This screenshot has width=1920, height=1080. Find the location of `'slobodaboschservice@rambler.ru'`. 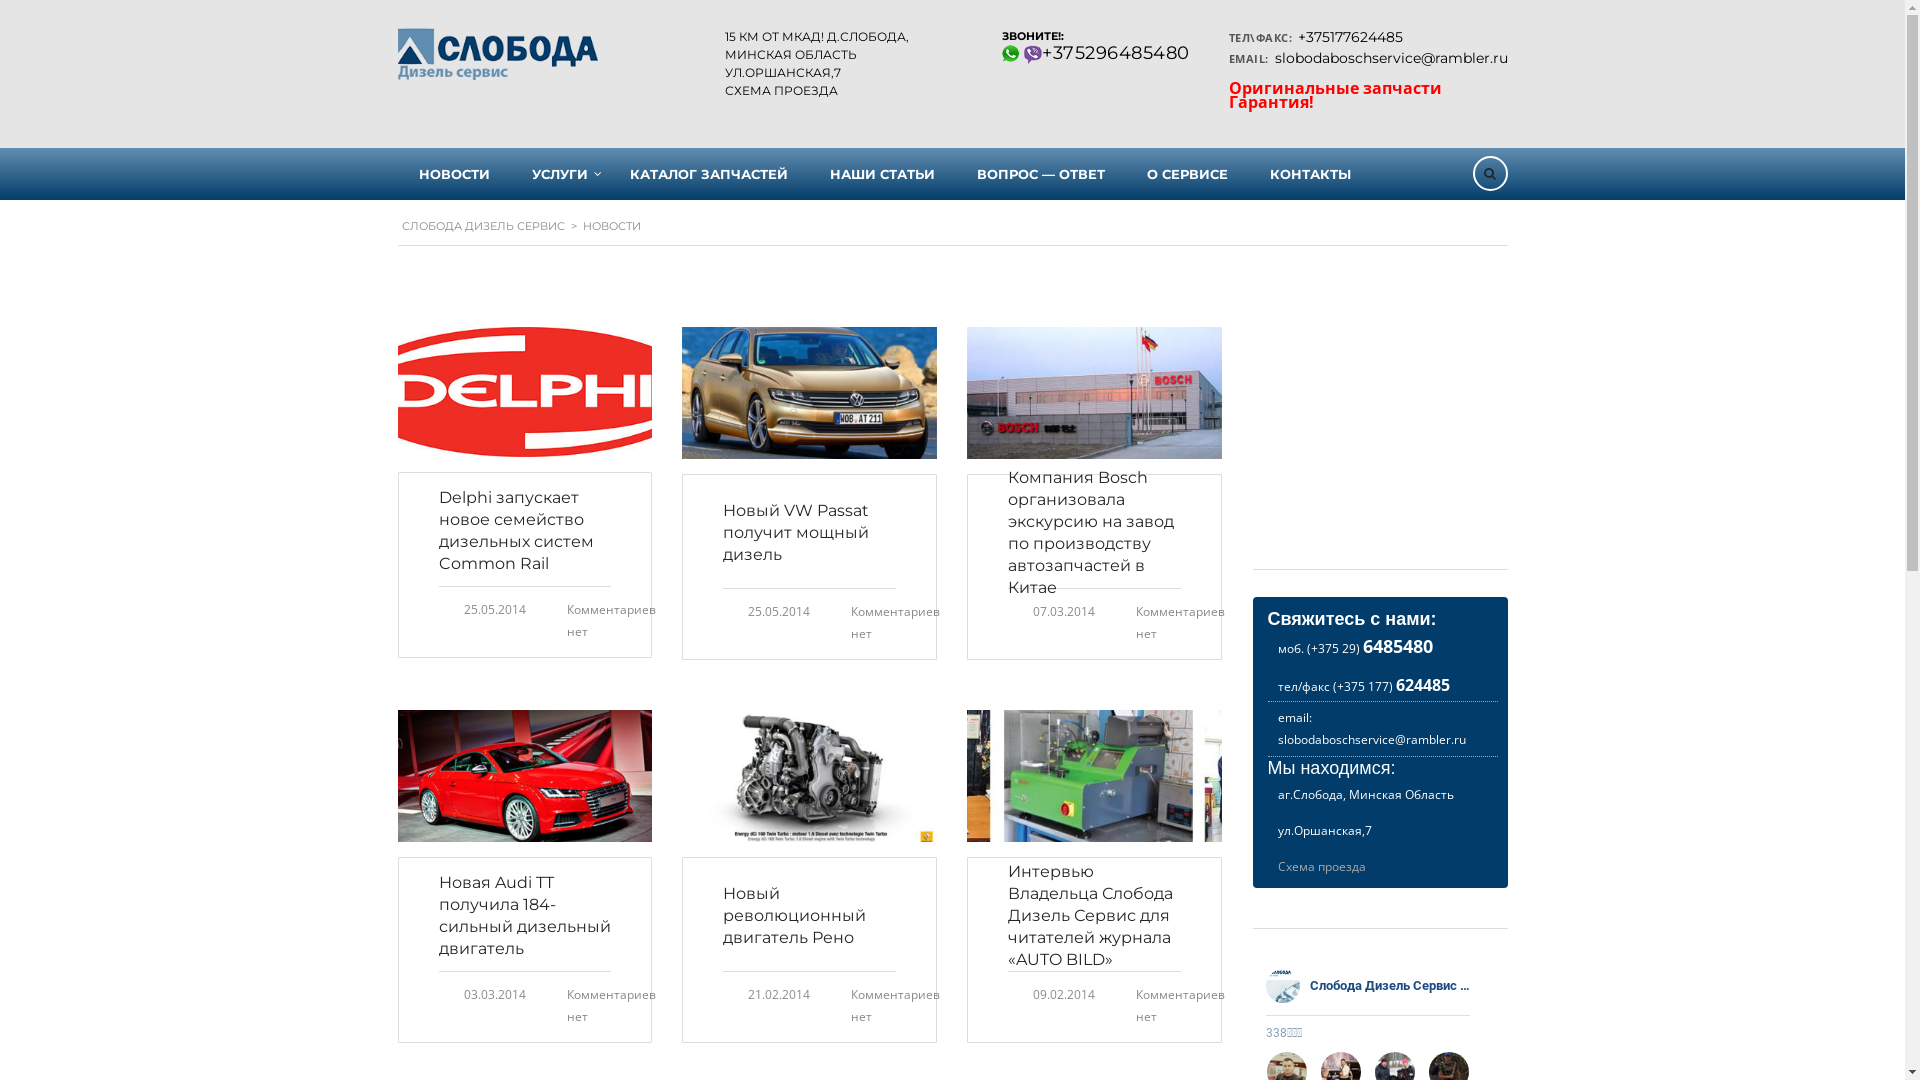

'slobodaboschservice@rambler.ru' is located at coordinates (1371, 739).